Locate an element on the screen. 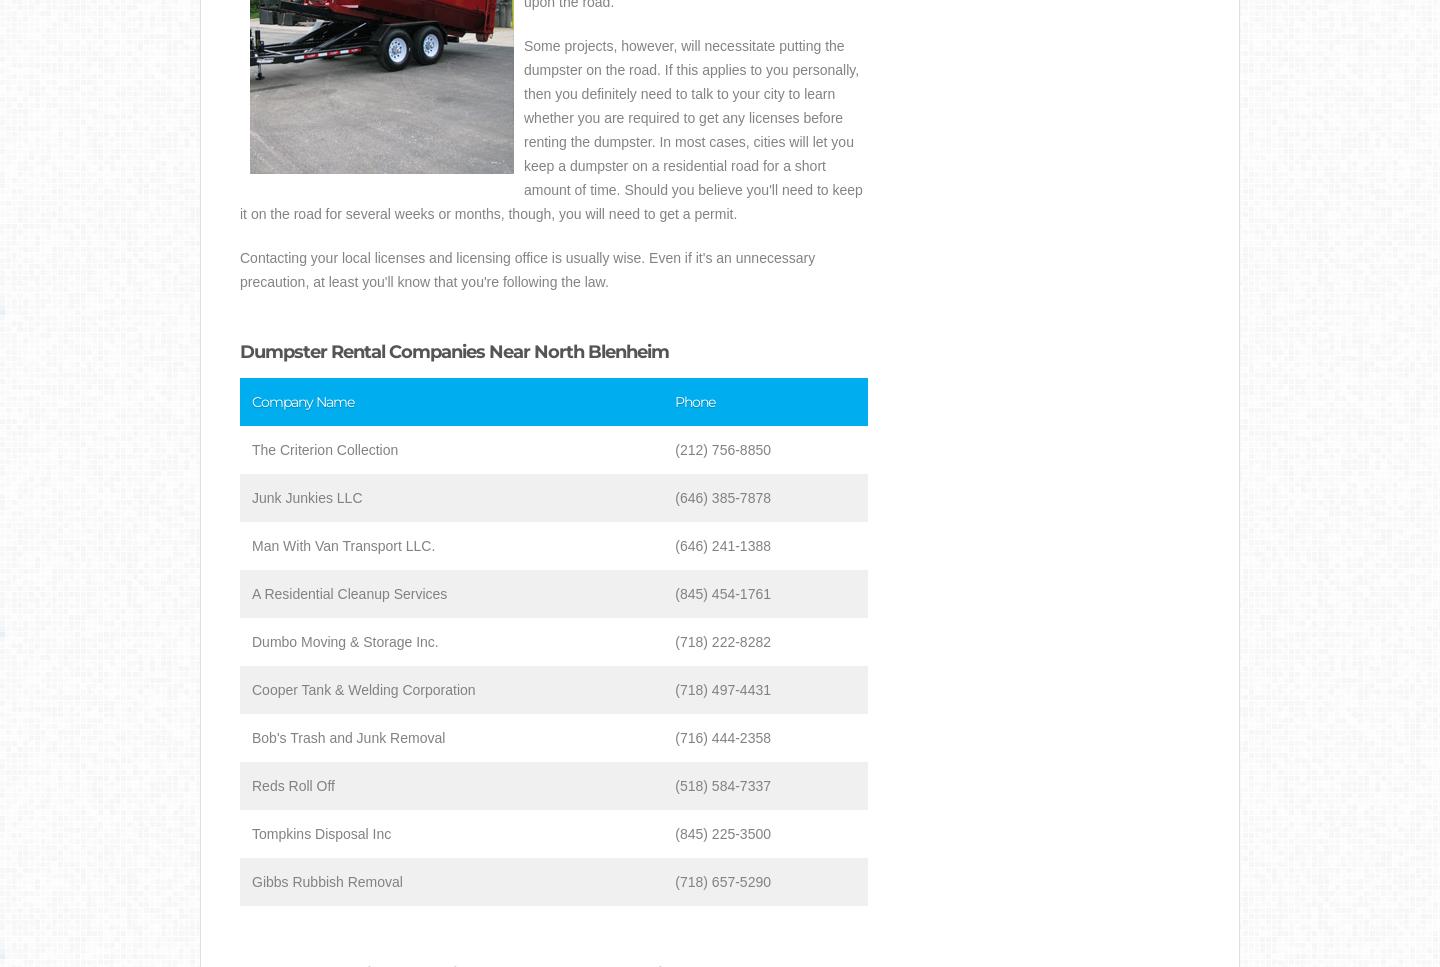 The width and height of the screenshot is (1440, 967). 'Contacting your local licenses and licensing office is usually wise. Even if it's an unnecessary precaution, at least you'll know that you're following the law.' is located at coordinates (526, 268).